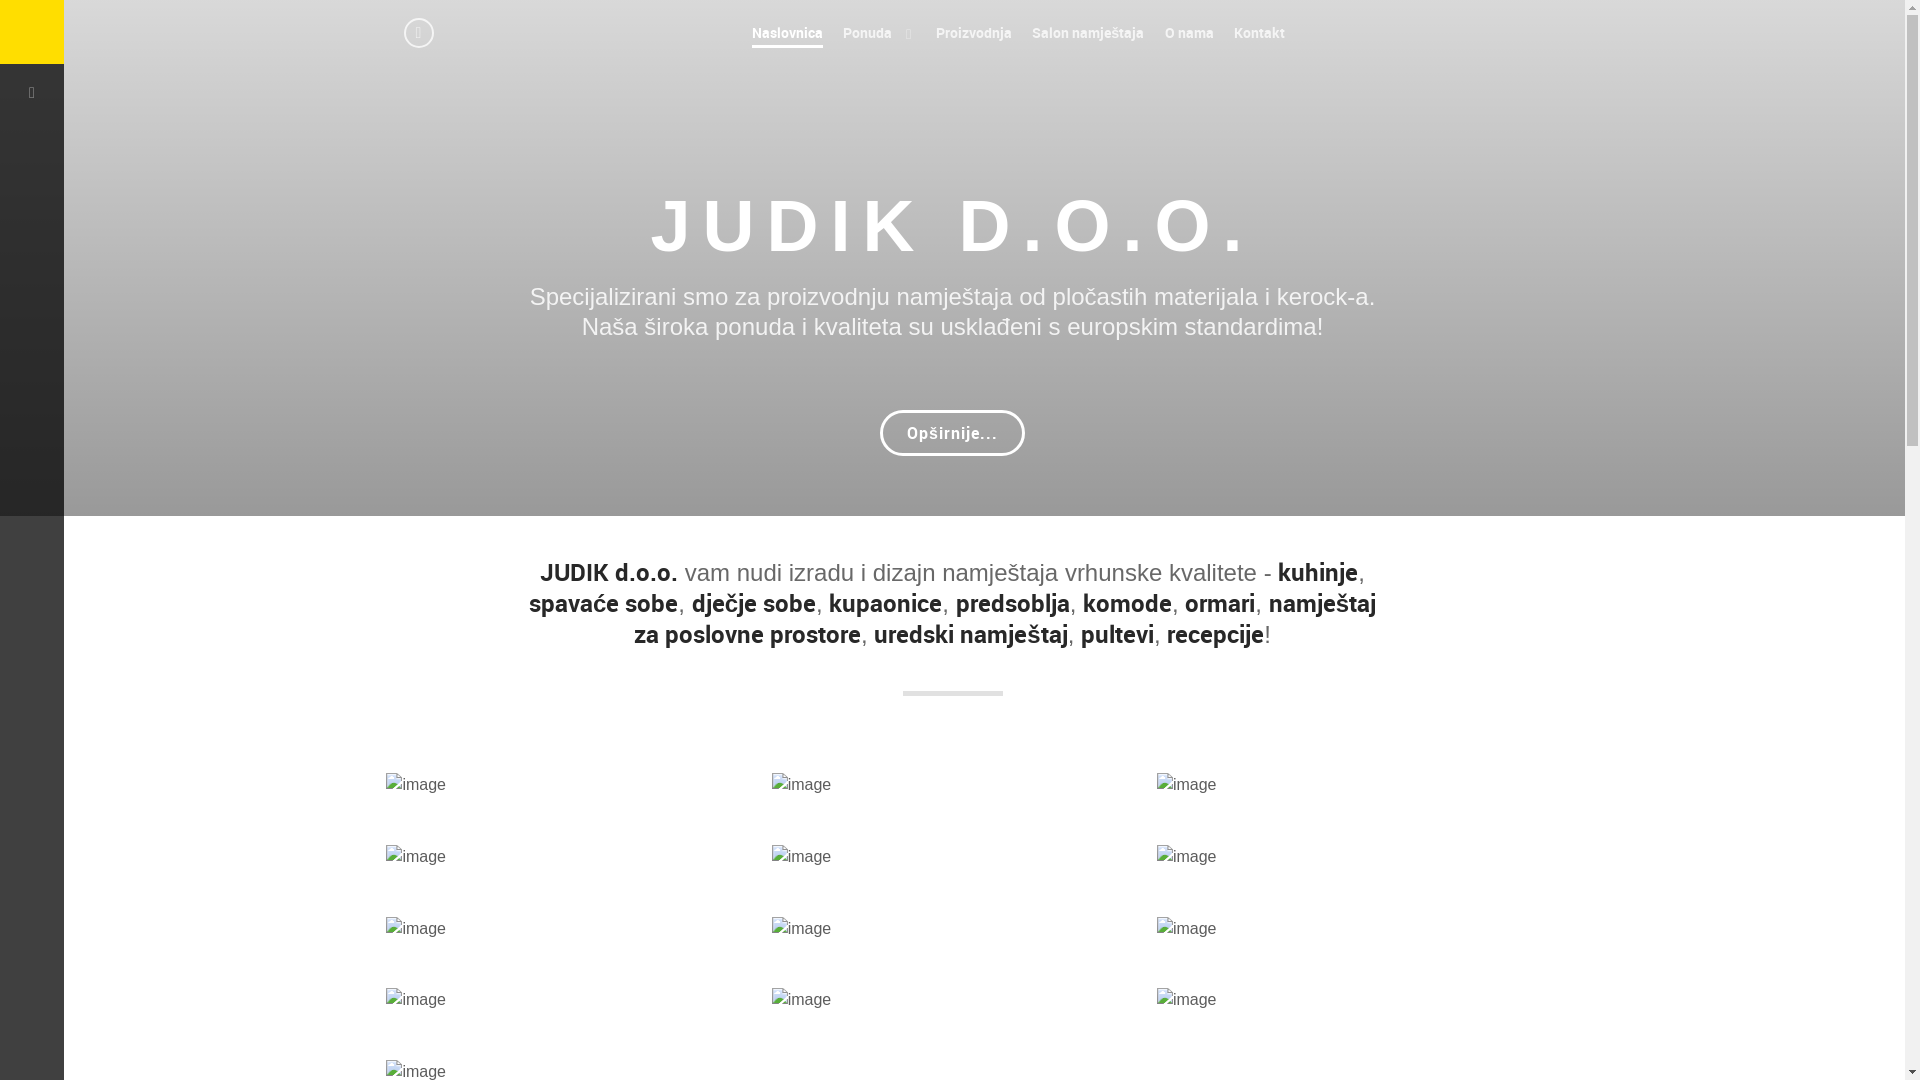  I want to click on 'kuhinje', so click(1318, 571).